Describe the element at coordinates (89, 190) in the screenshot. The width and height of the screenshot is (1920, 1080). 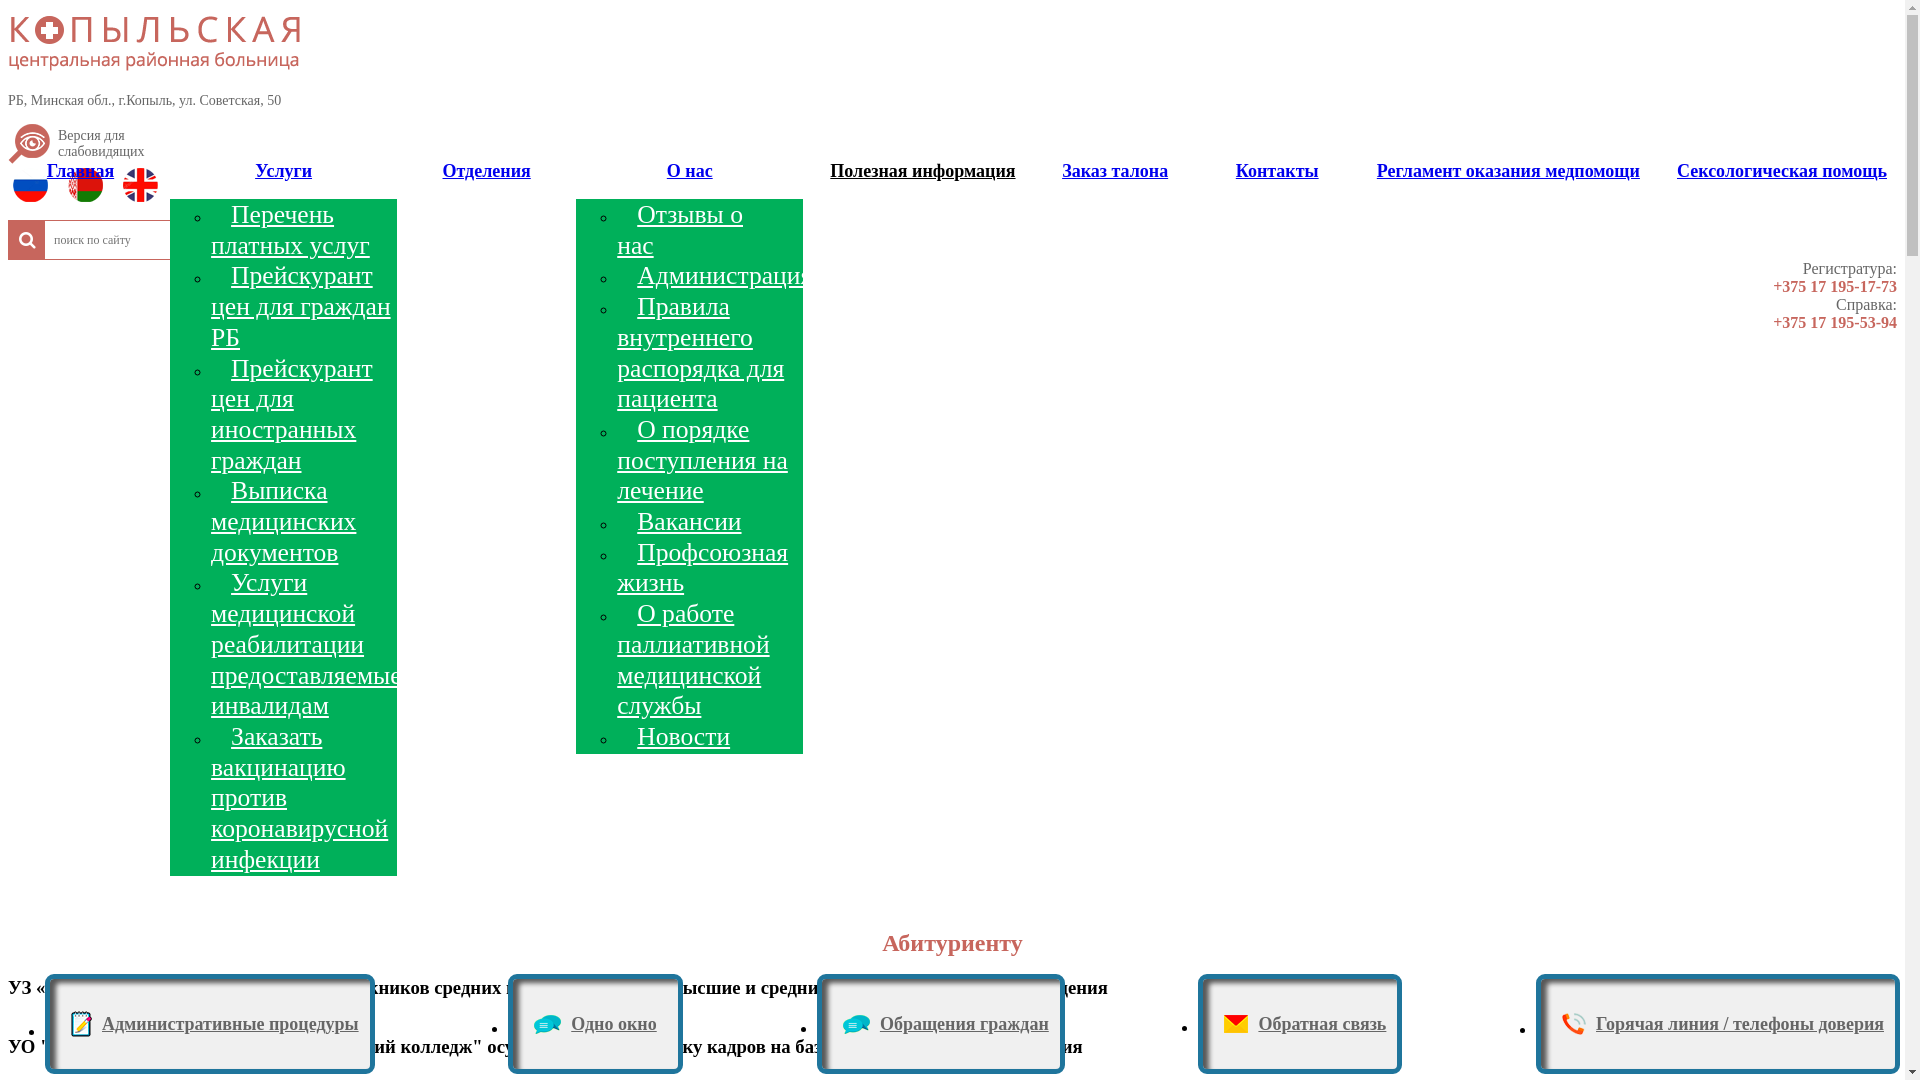
I see `'Belarusian'` at that location.